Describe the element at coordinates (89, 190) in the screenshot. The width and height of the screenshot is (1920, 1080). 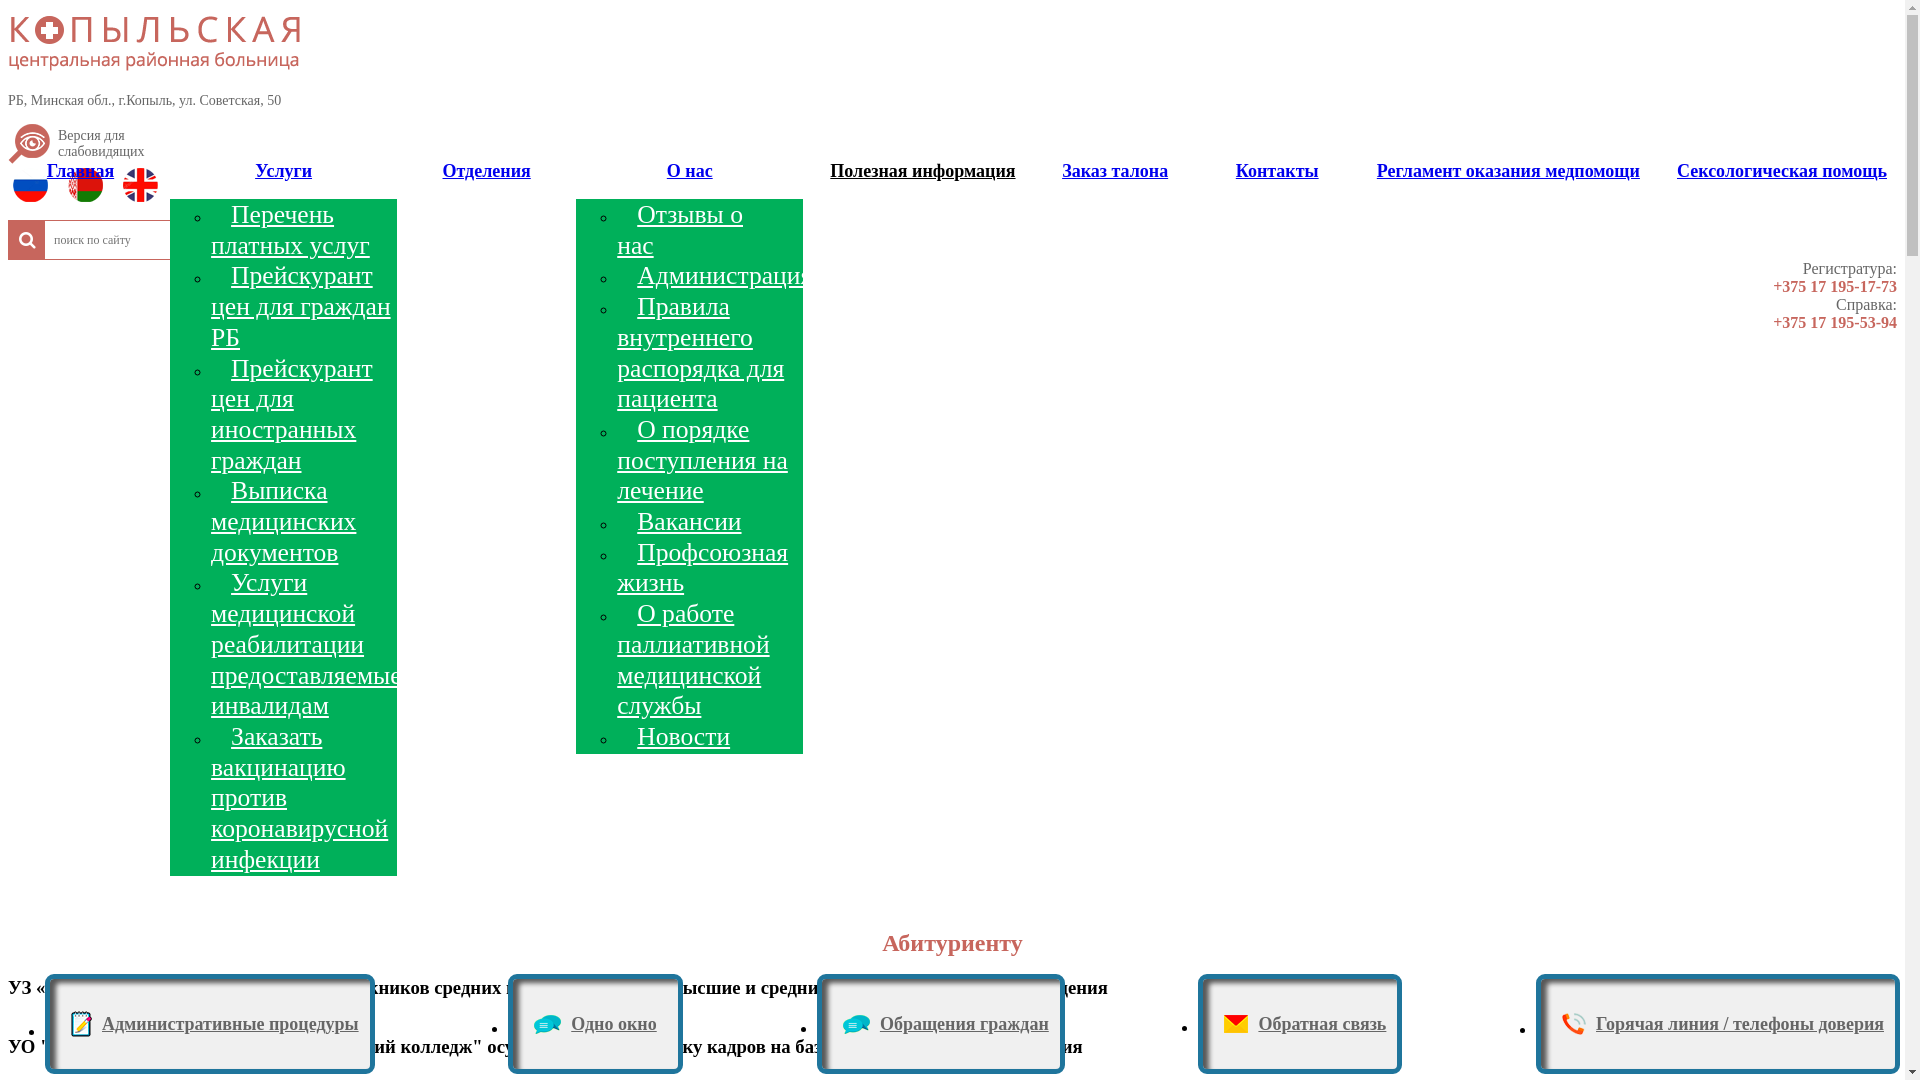
I see `'Belarusian'` at that location.